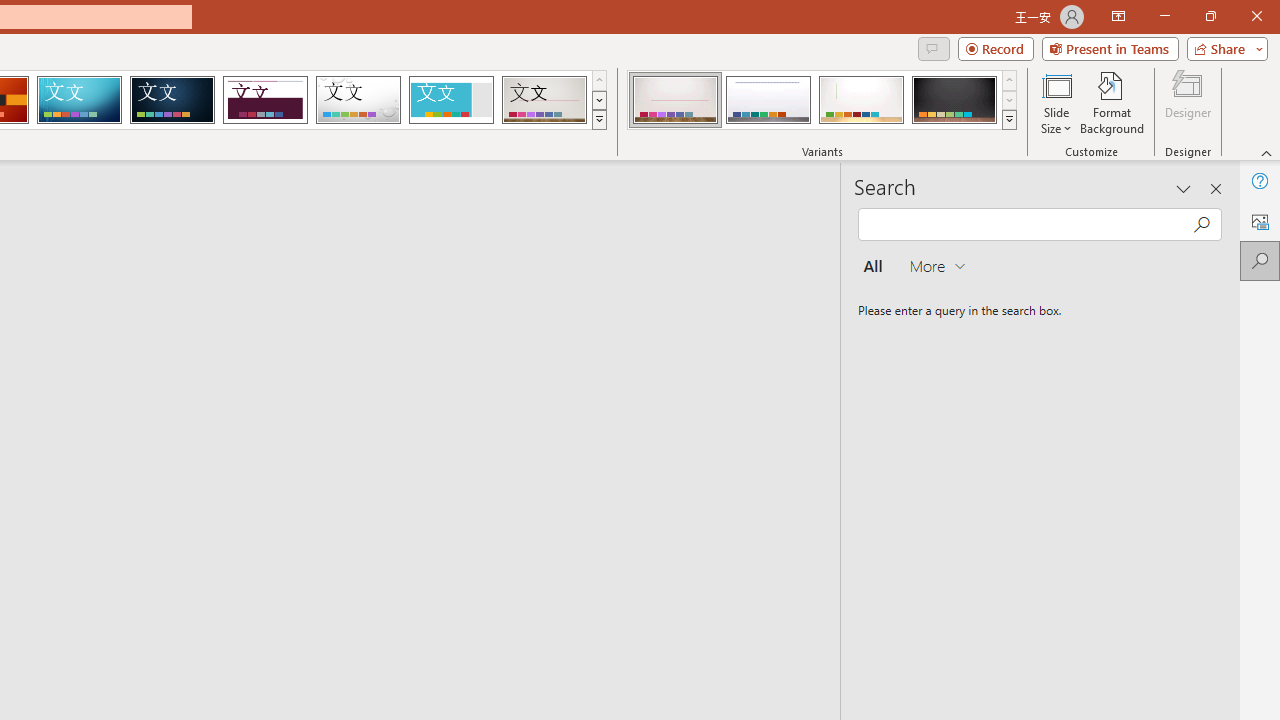  What do you see at coordinates (79, 100) in the screenshot?
I see `'Circuit'` at bounding box center [79, 100].